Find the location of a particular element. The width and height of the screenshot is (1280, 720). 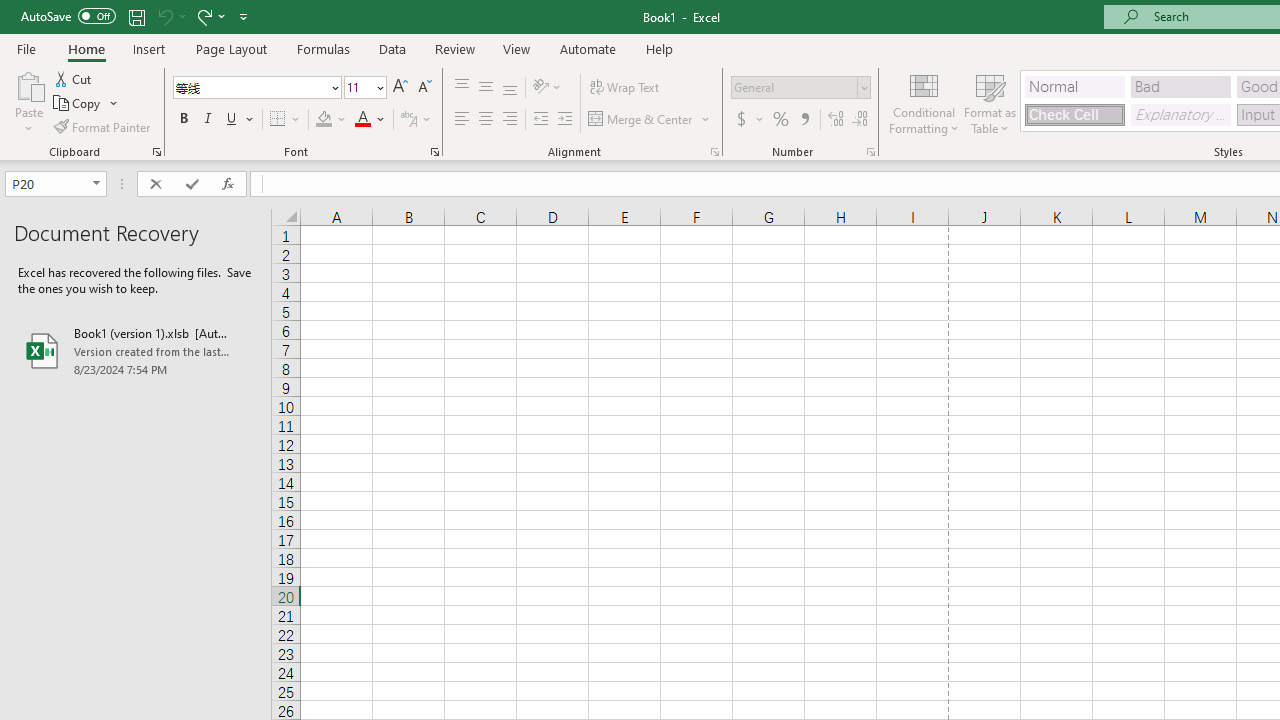

'Show Phonetic Field' is located at coordinates (415, 119).